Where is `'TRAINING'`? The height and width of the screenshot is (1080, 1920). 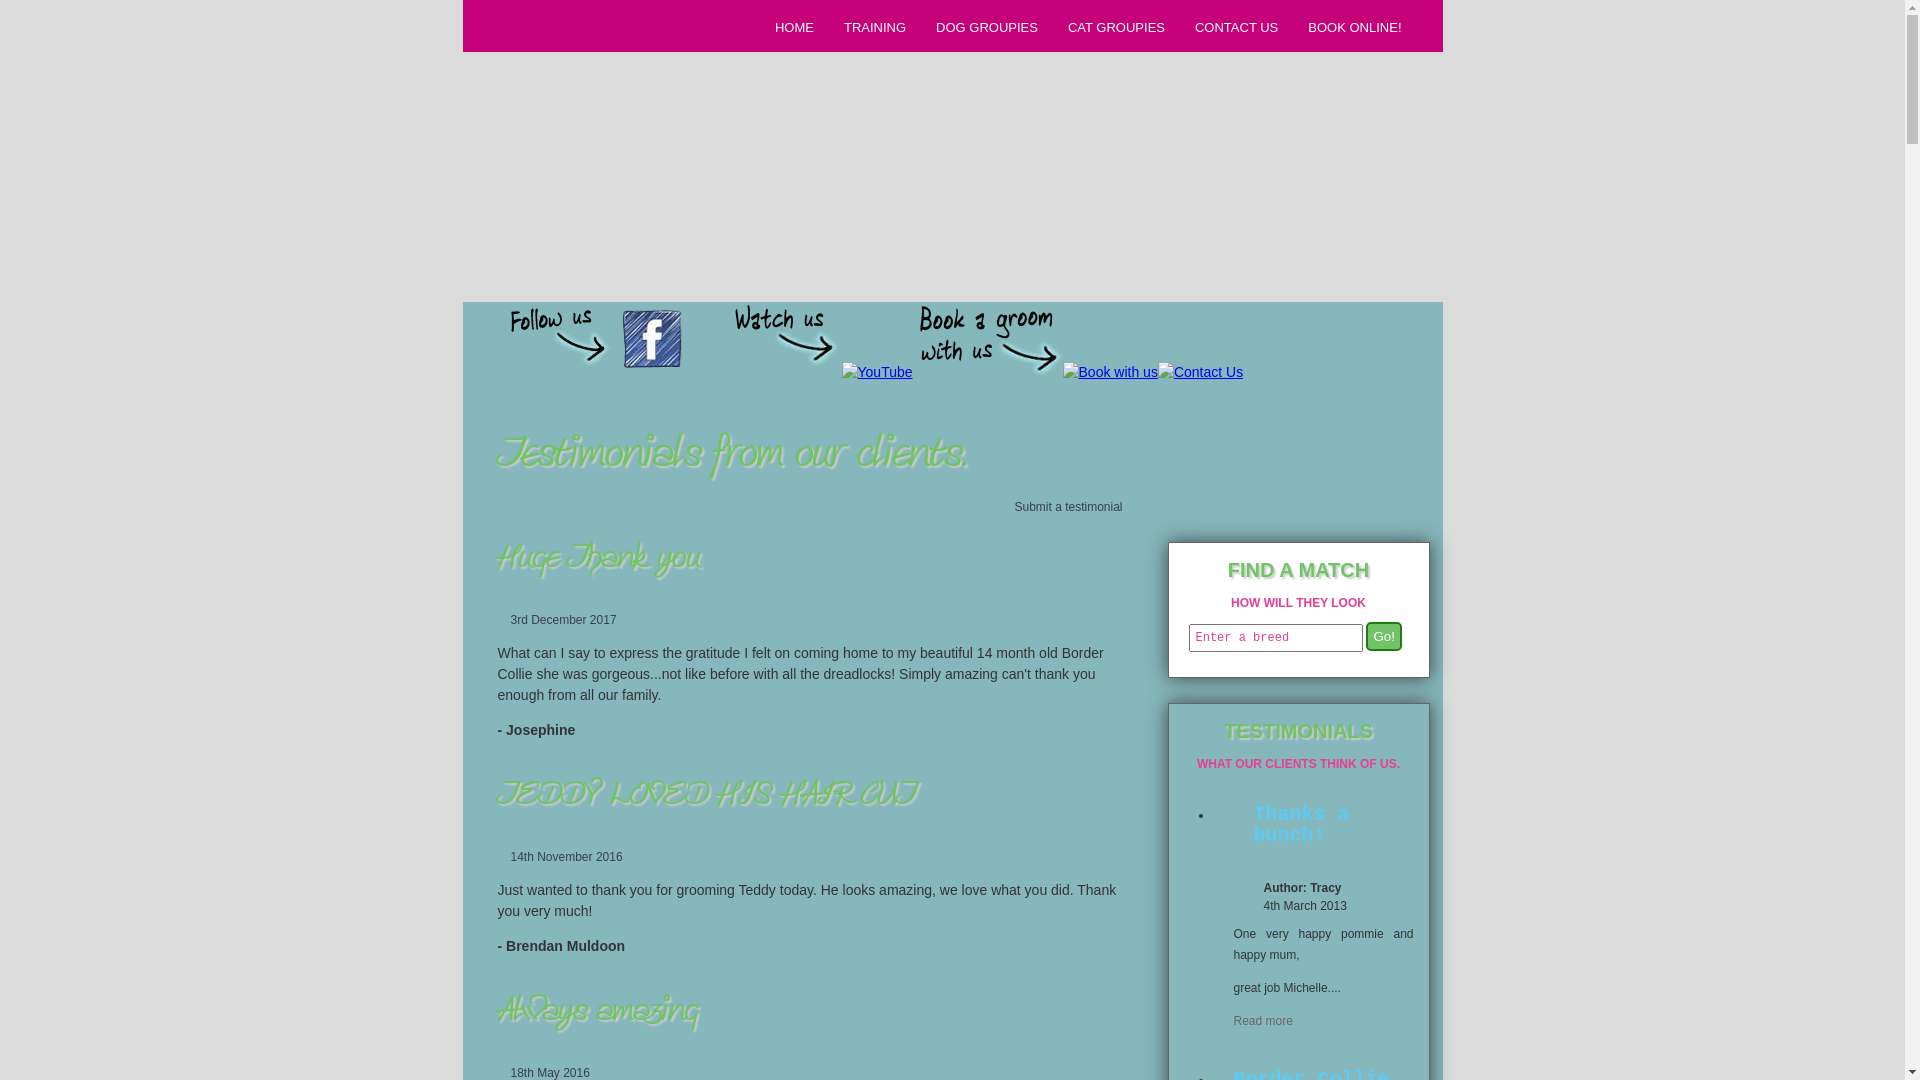
'TRAINING' is located at coordinates (872, 27).